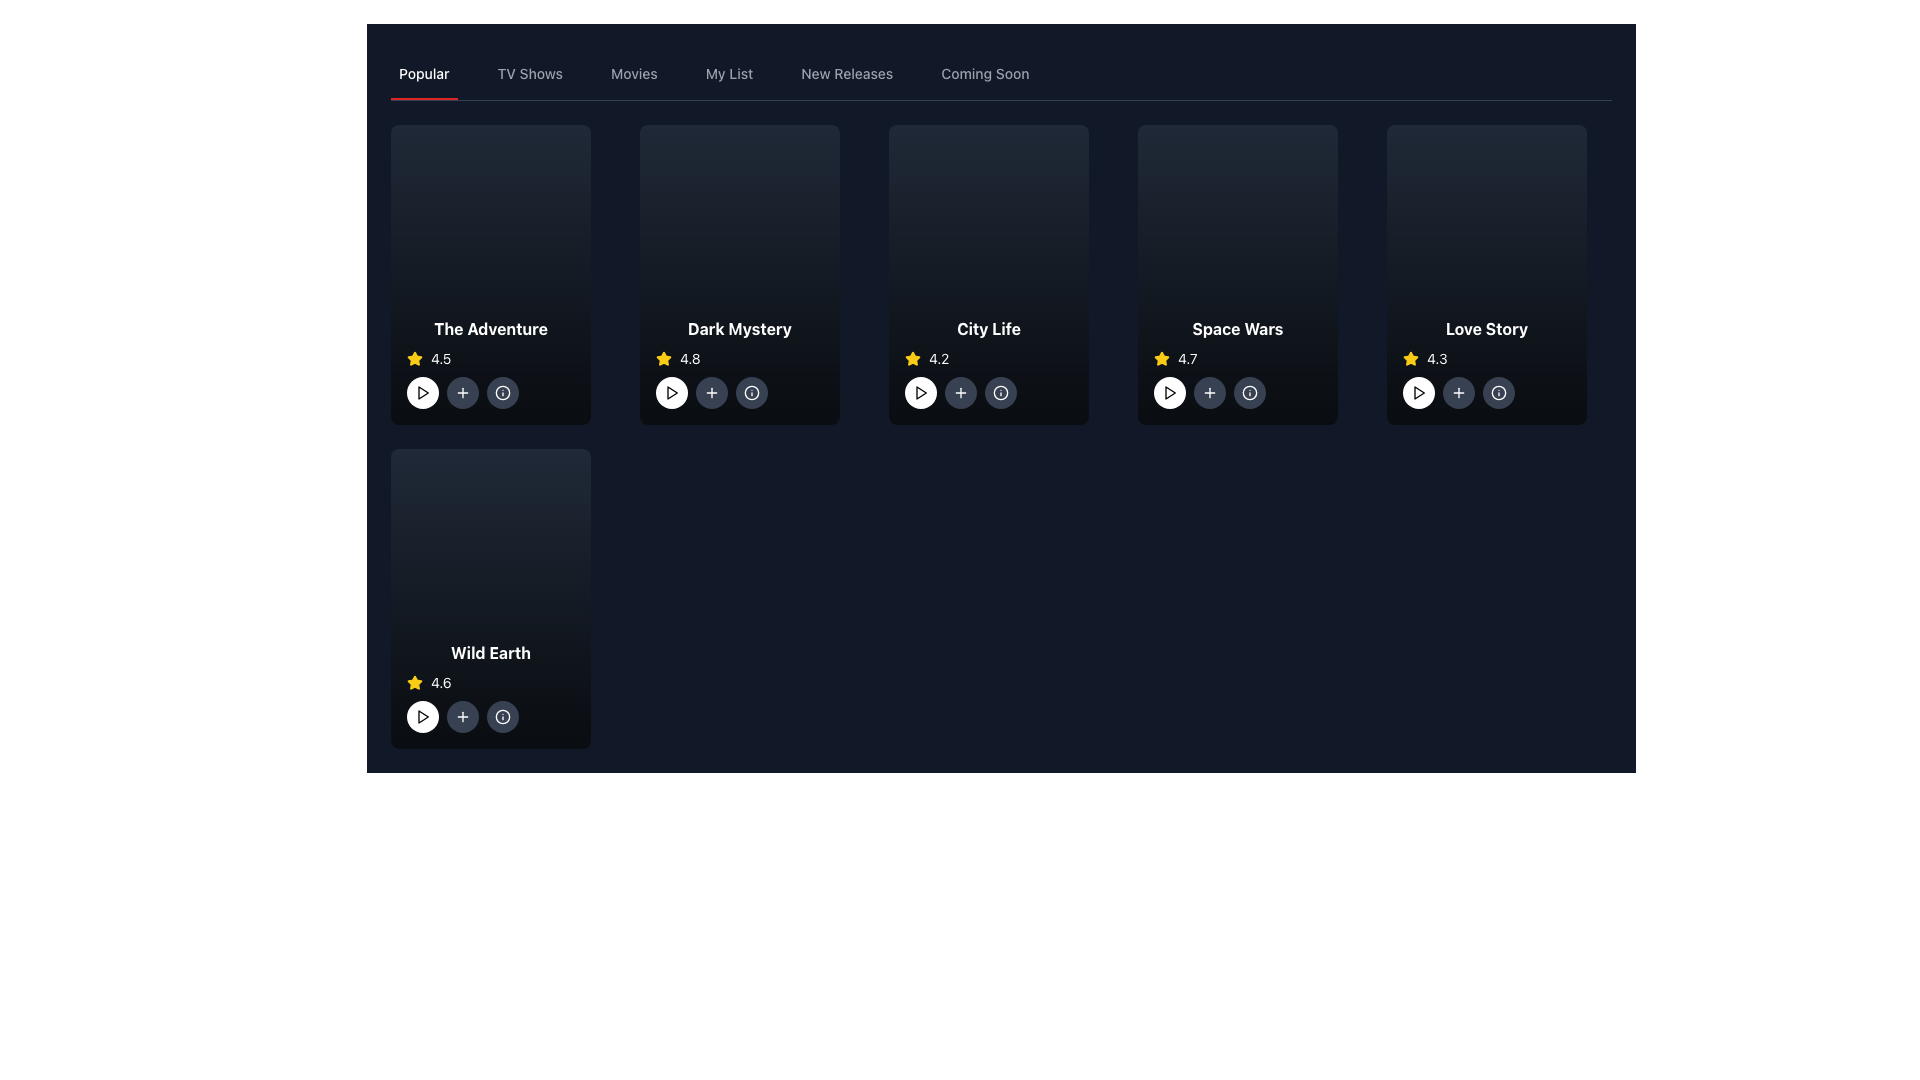  I want to click on the rounded info icon embedded in the button associated with the 'City Life' card in the movie list, so click(1001, 393).